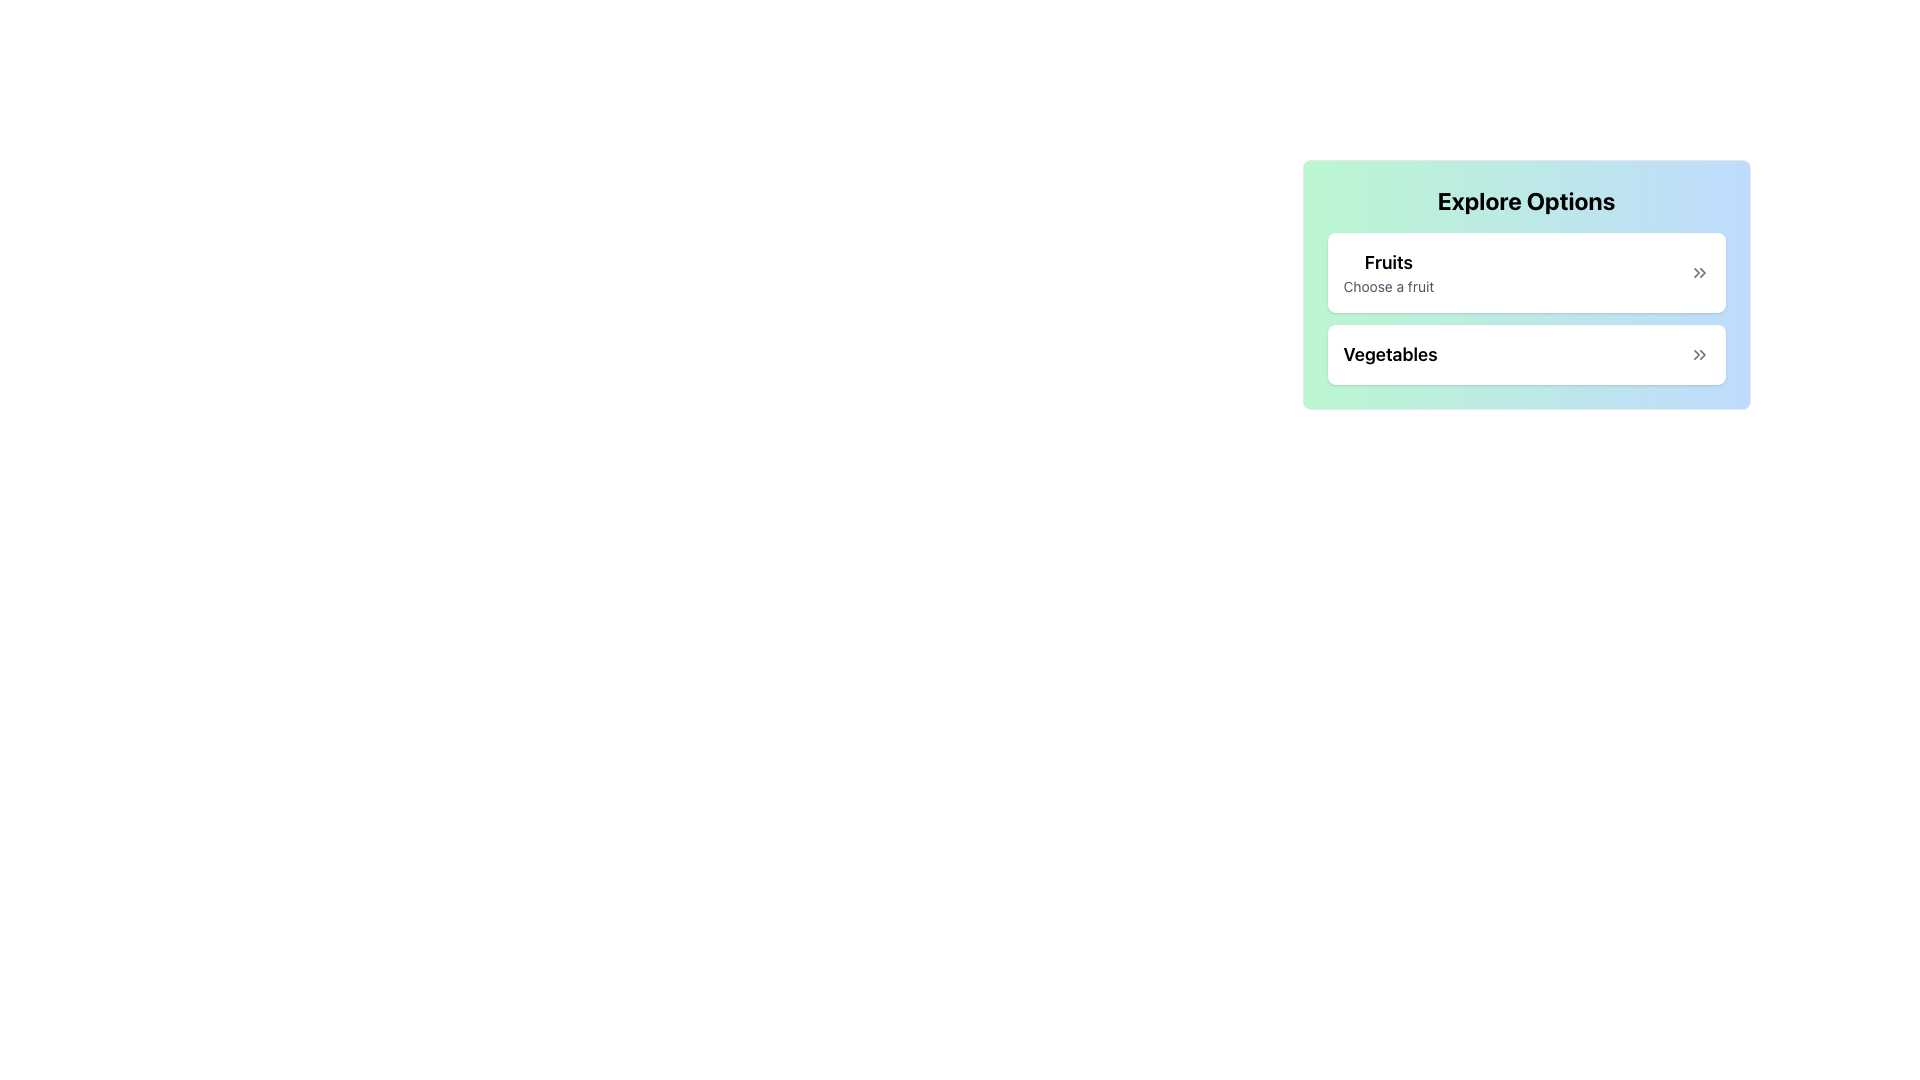 This screenshot has width=1920, height=1080. What do you see at coordinates (1389, 353) in the screenshot?
I see `text label that displays 'Vegetables' in bold, large font, positioned below the 'Fruits' option` at bounding box center [1389, 353].